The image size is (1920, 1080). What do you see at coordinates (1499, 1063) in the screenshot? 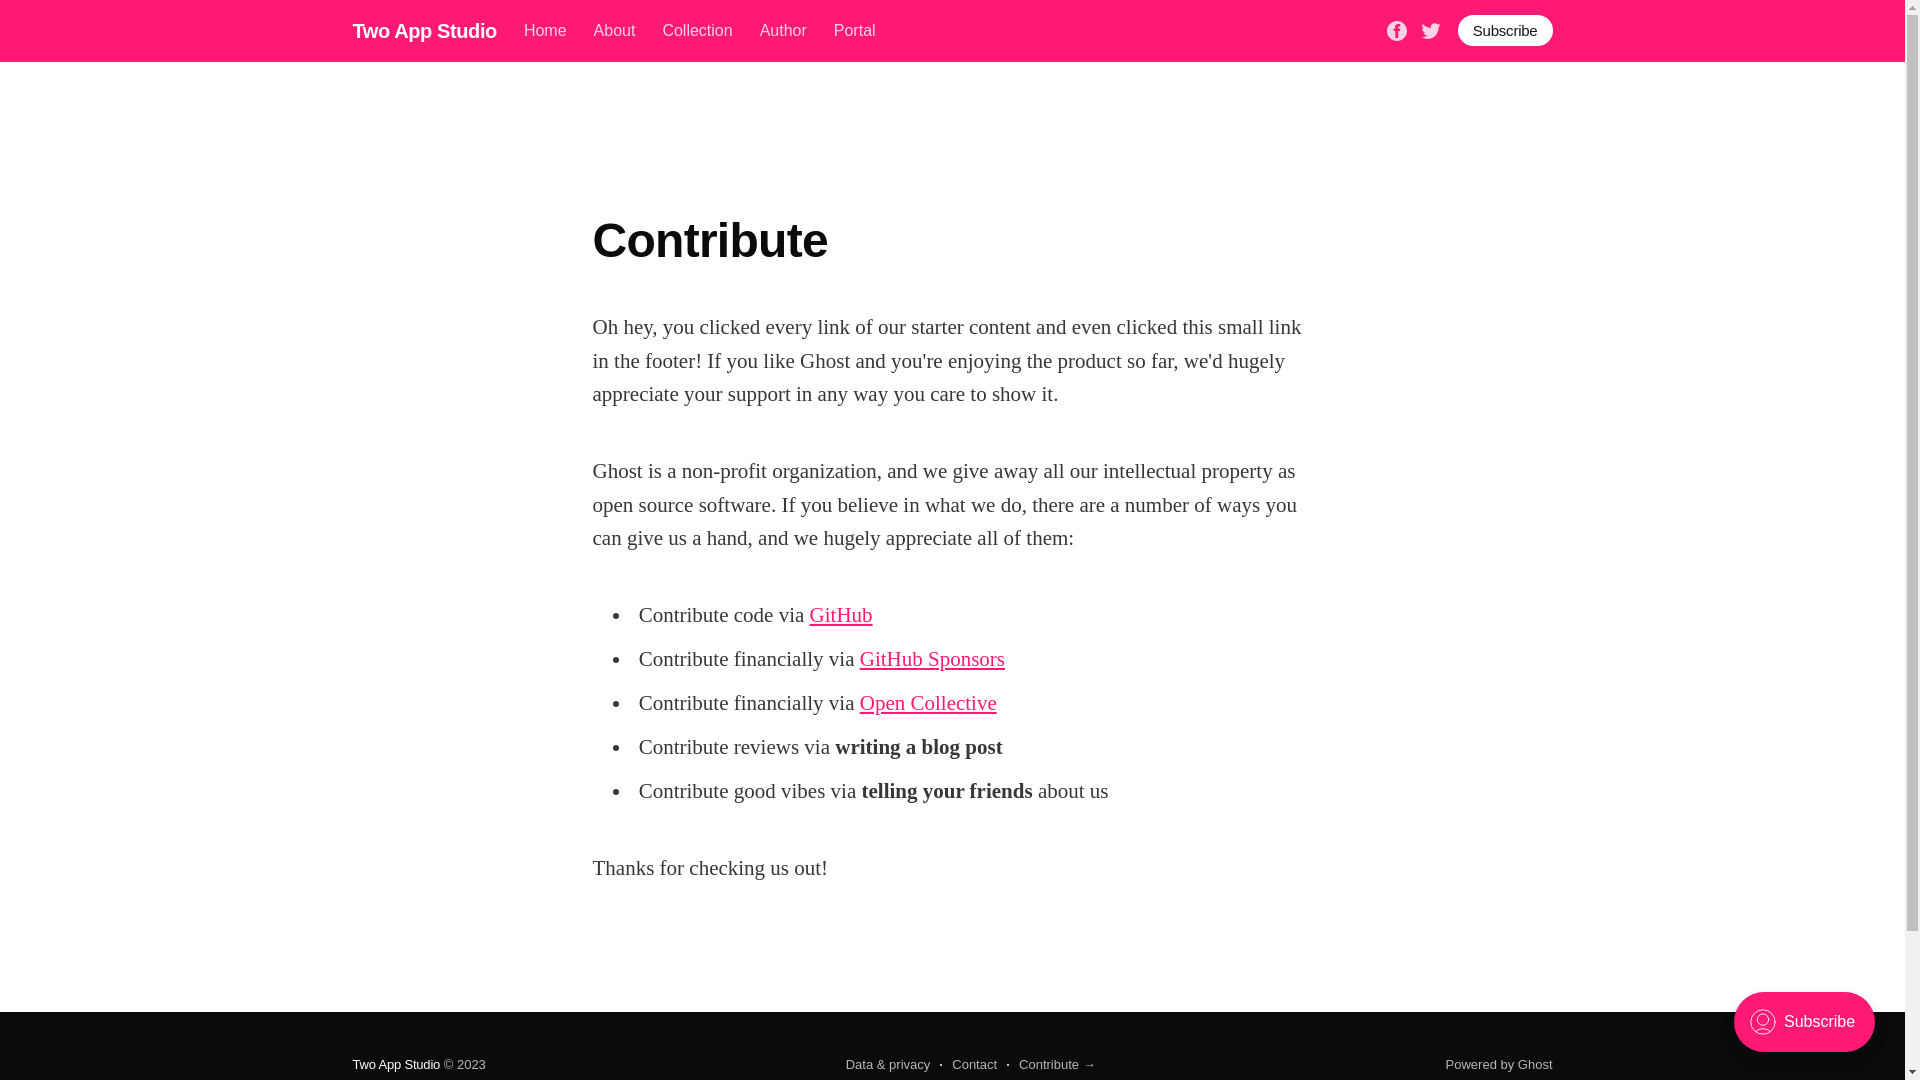
I see `'Powered by Ghost'` at bounding box center [1499, 1063].